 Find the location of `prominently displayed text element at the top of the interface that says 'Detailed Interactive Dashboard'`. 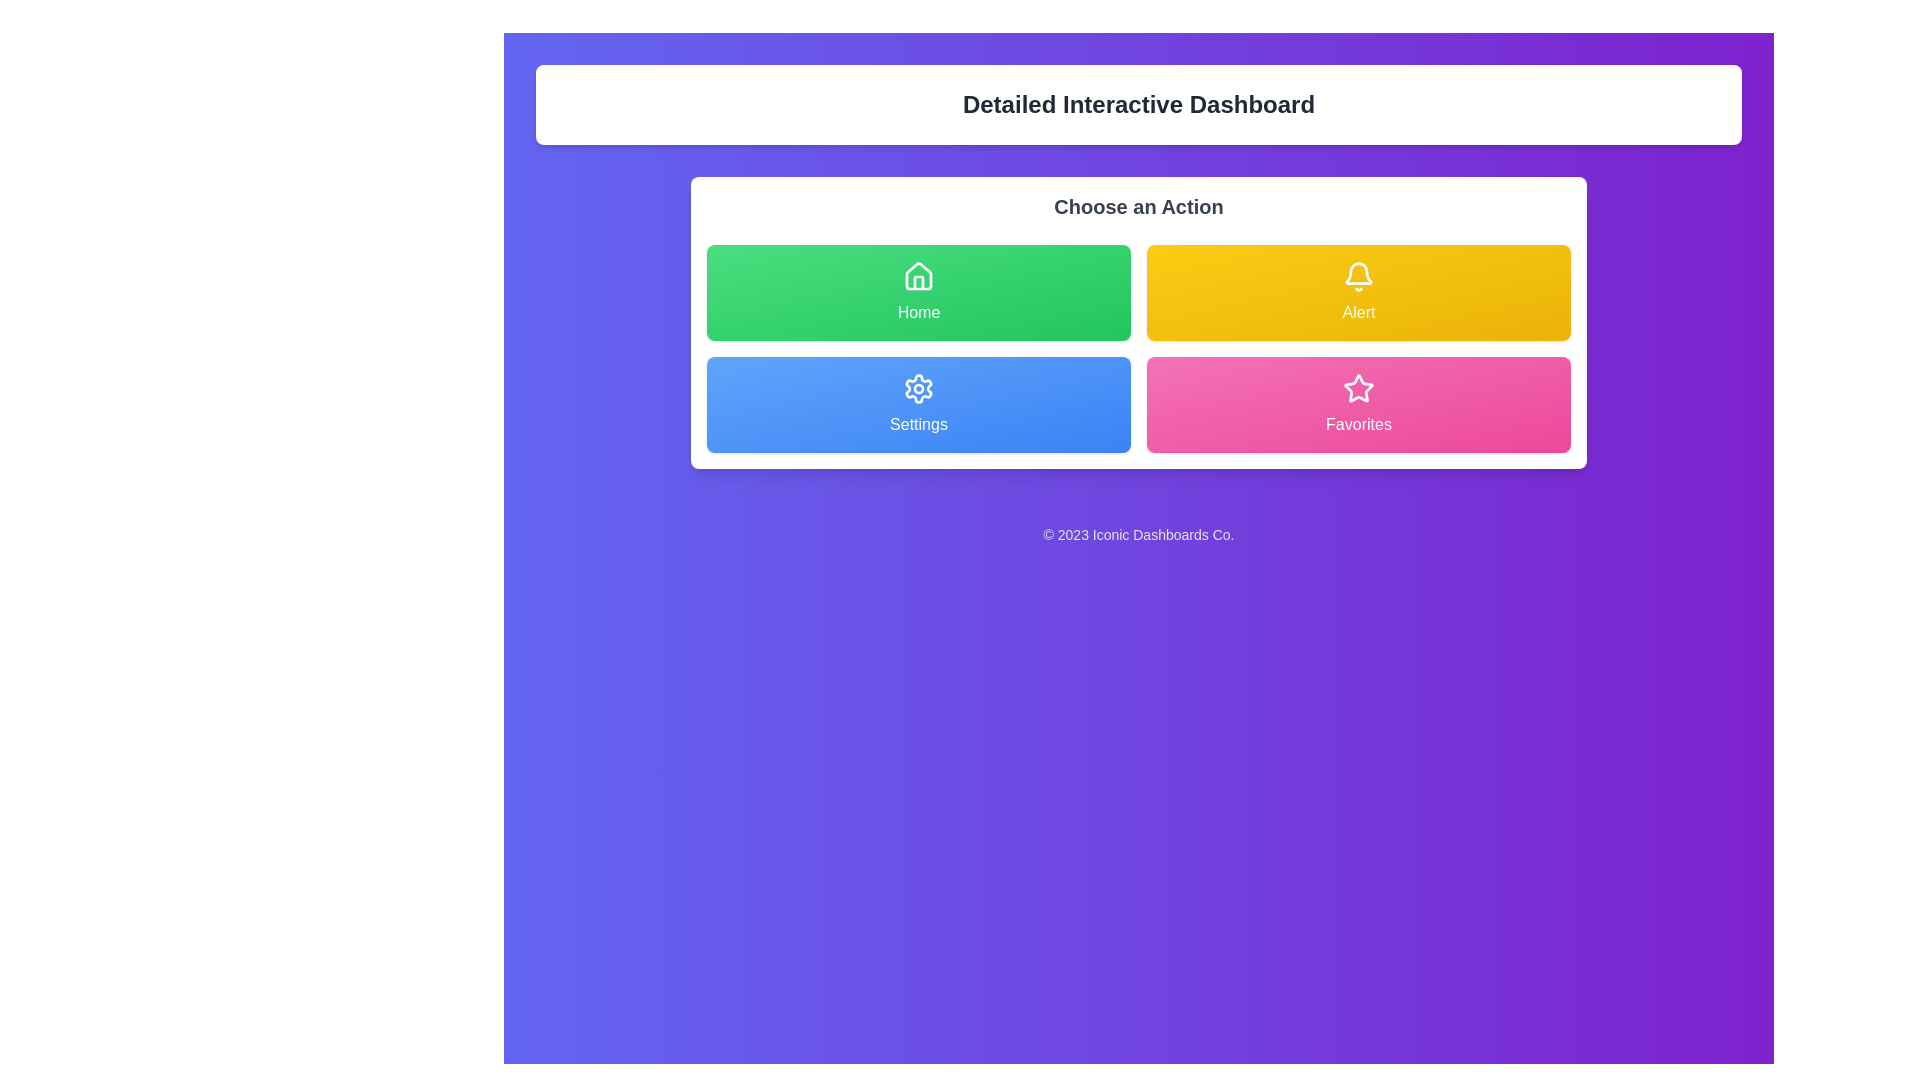

prominently displayed text element at the top of the interface that says 'Detailed Interactive Dashboard' is located at coordinates (1138, 104).